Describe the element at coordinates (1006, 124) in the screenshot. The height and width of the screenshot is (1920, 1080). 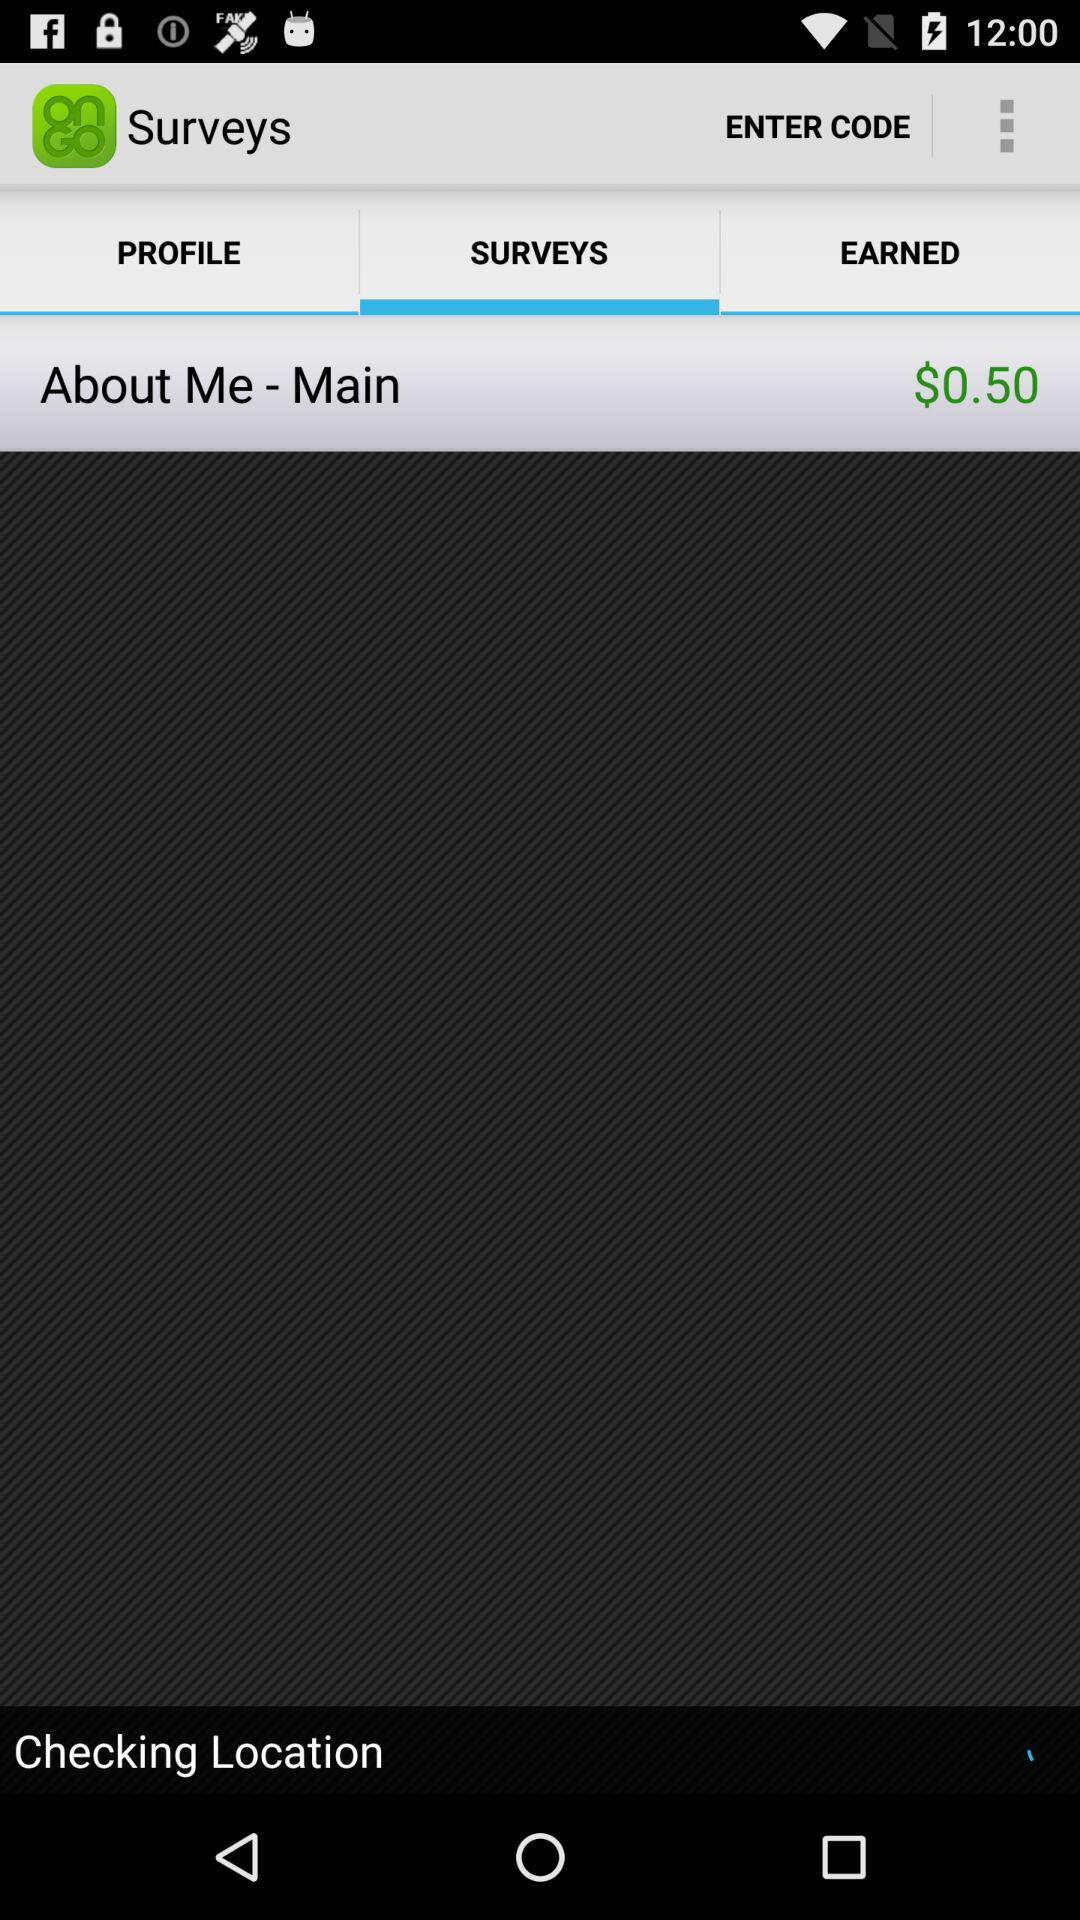
I see `app above earned app` at that location.